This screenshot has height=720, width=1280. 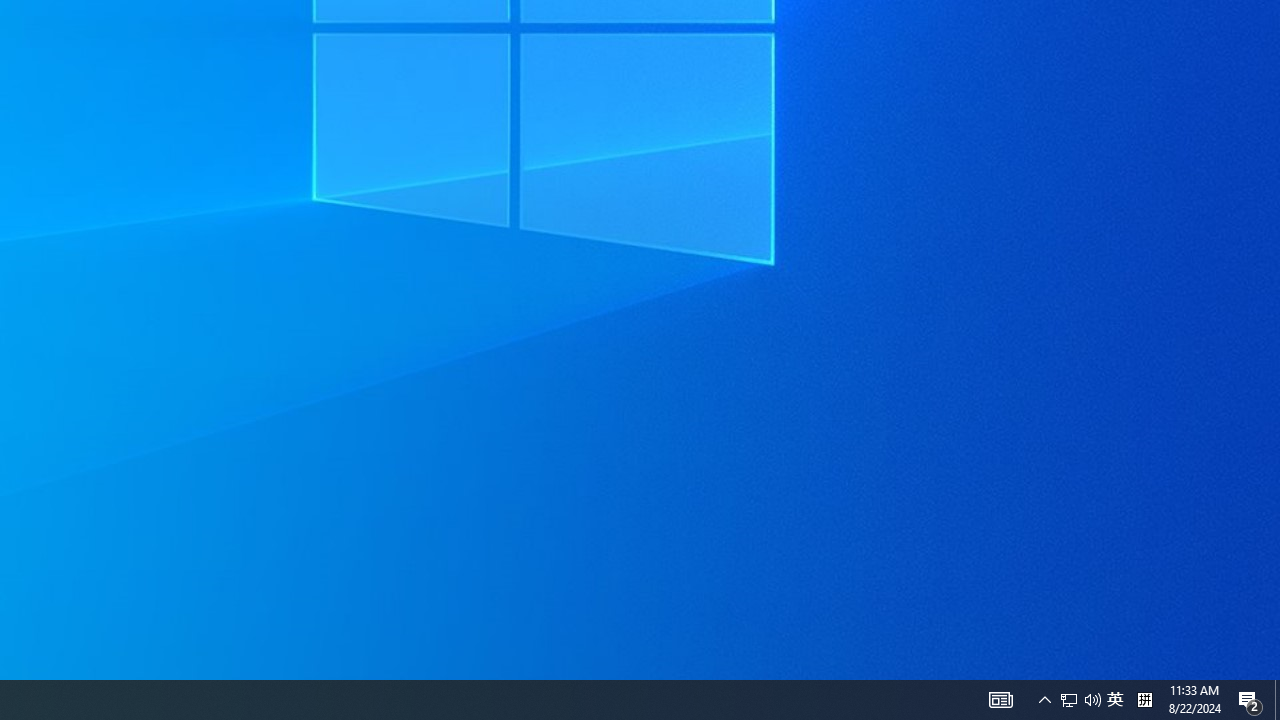 What do you see at coordinates (1276, 698) in the screenshot?
I see `'Show desktop'` at bounding box center [1276, 698].